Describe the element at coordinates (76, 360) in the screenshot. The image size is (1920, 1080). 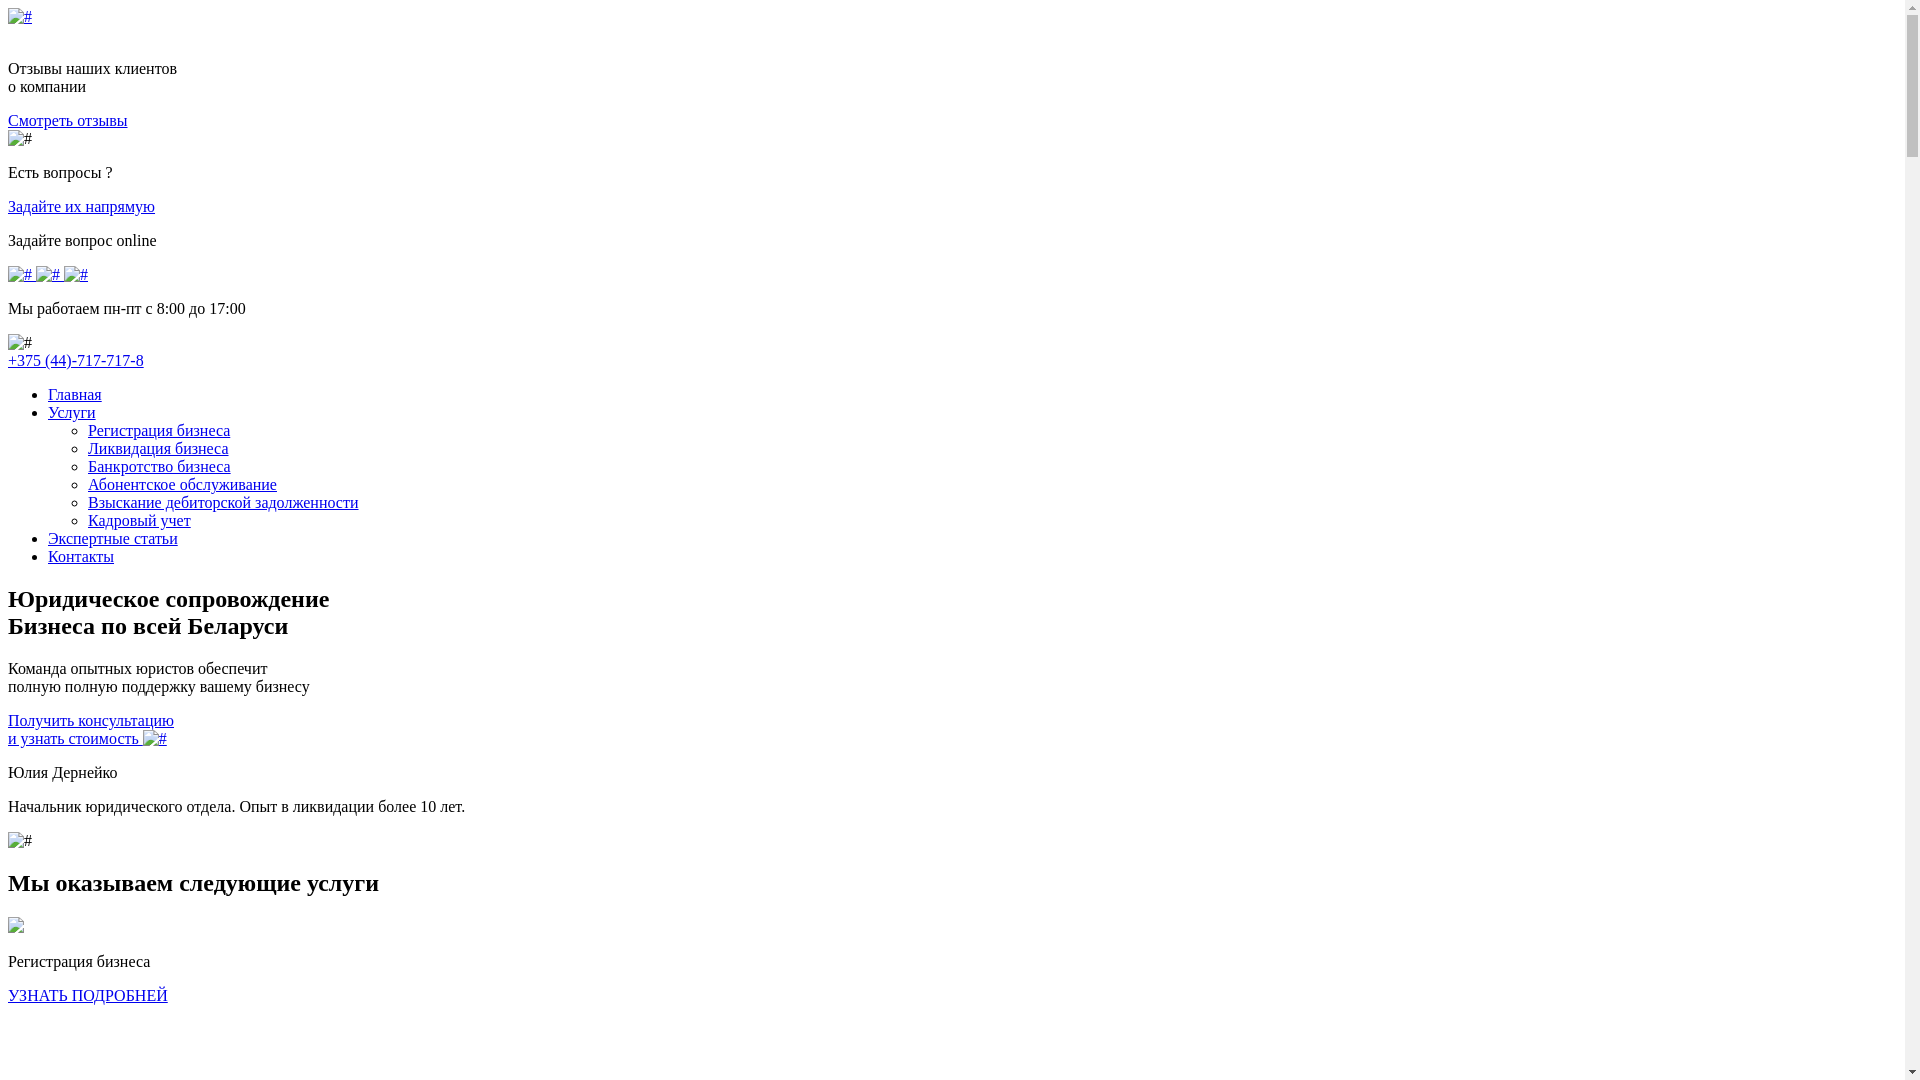
I see `'+375 (44)-717-717-8'` at that location.